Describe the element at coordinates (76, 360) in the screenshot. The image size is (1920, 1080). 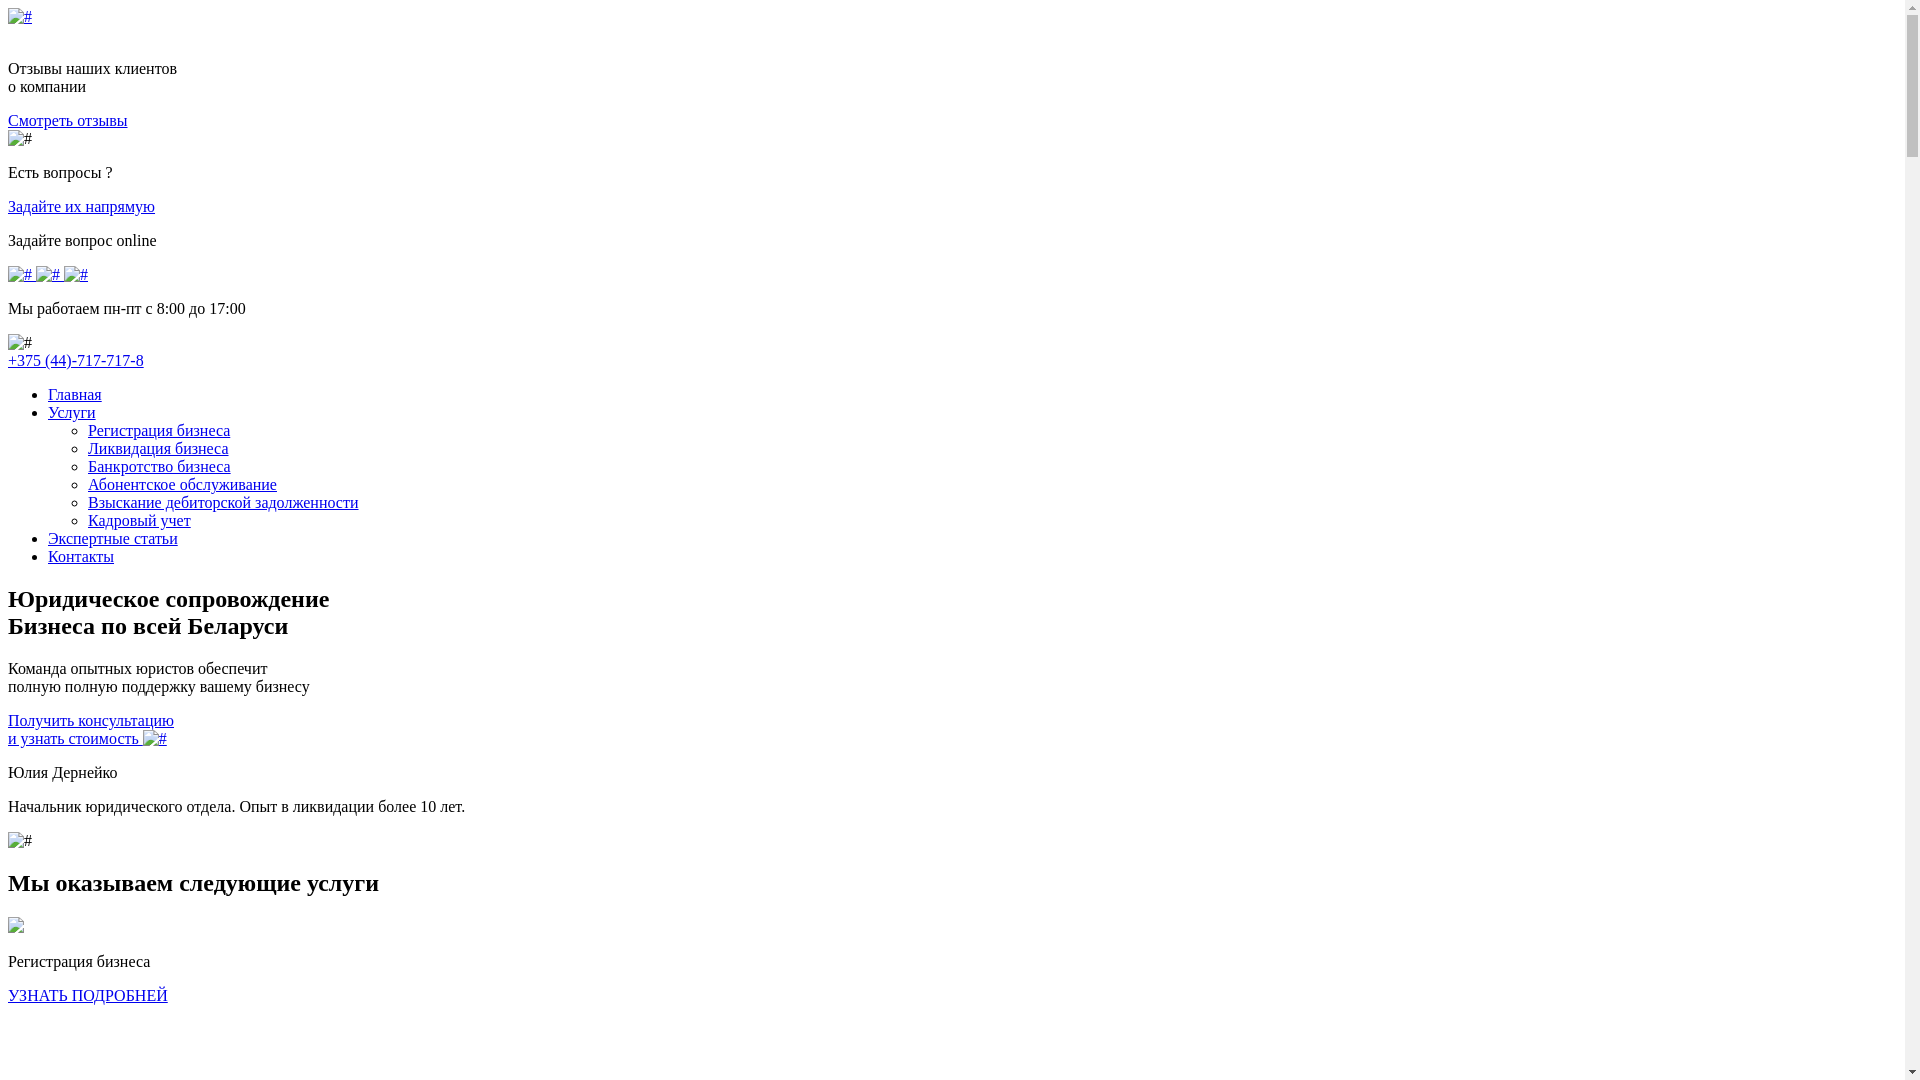
I see `'+375 (44)-717-717-8'` at that location.